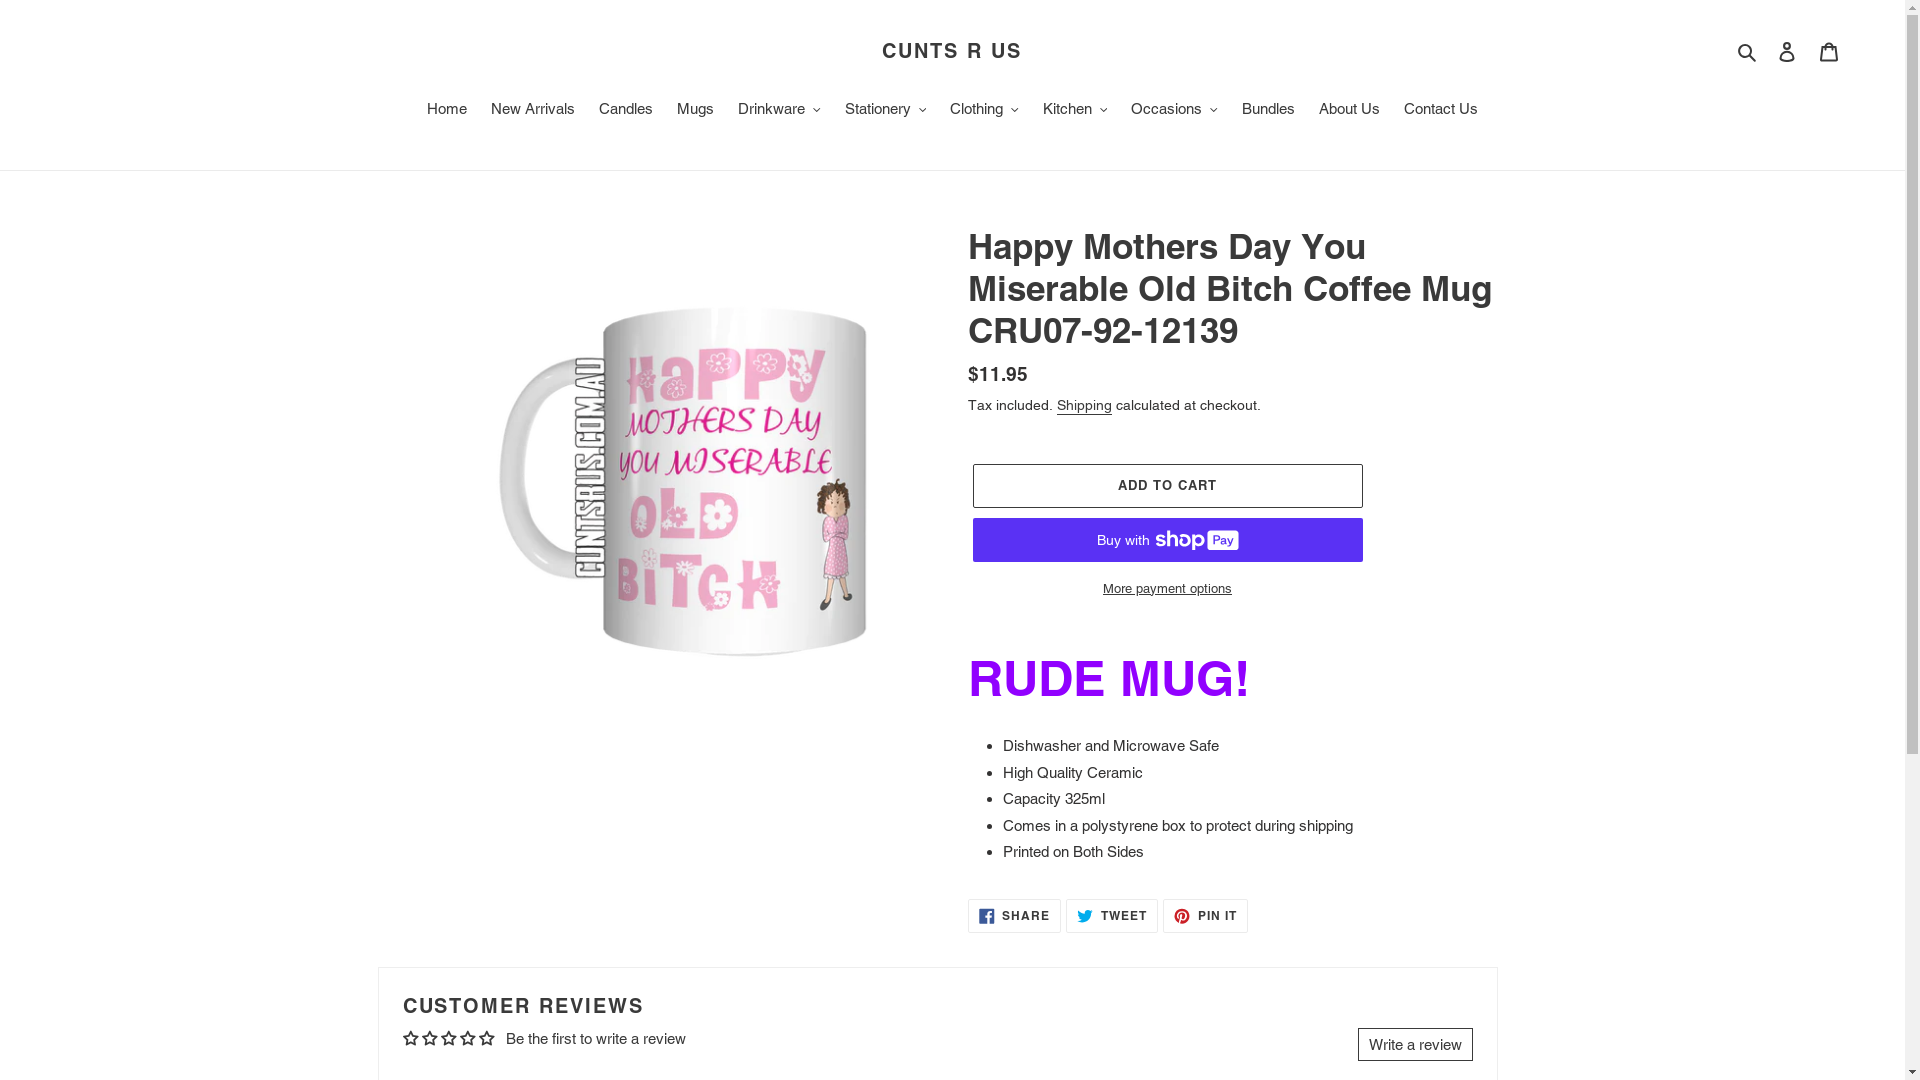  I want to click on 'Stationery', so click(835, 111).